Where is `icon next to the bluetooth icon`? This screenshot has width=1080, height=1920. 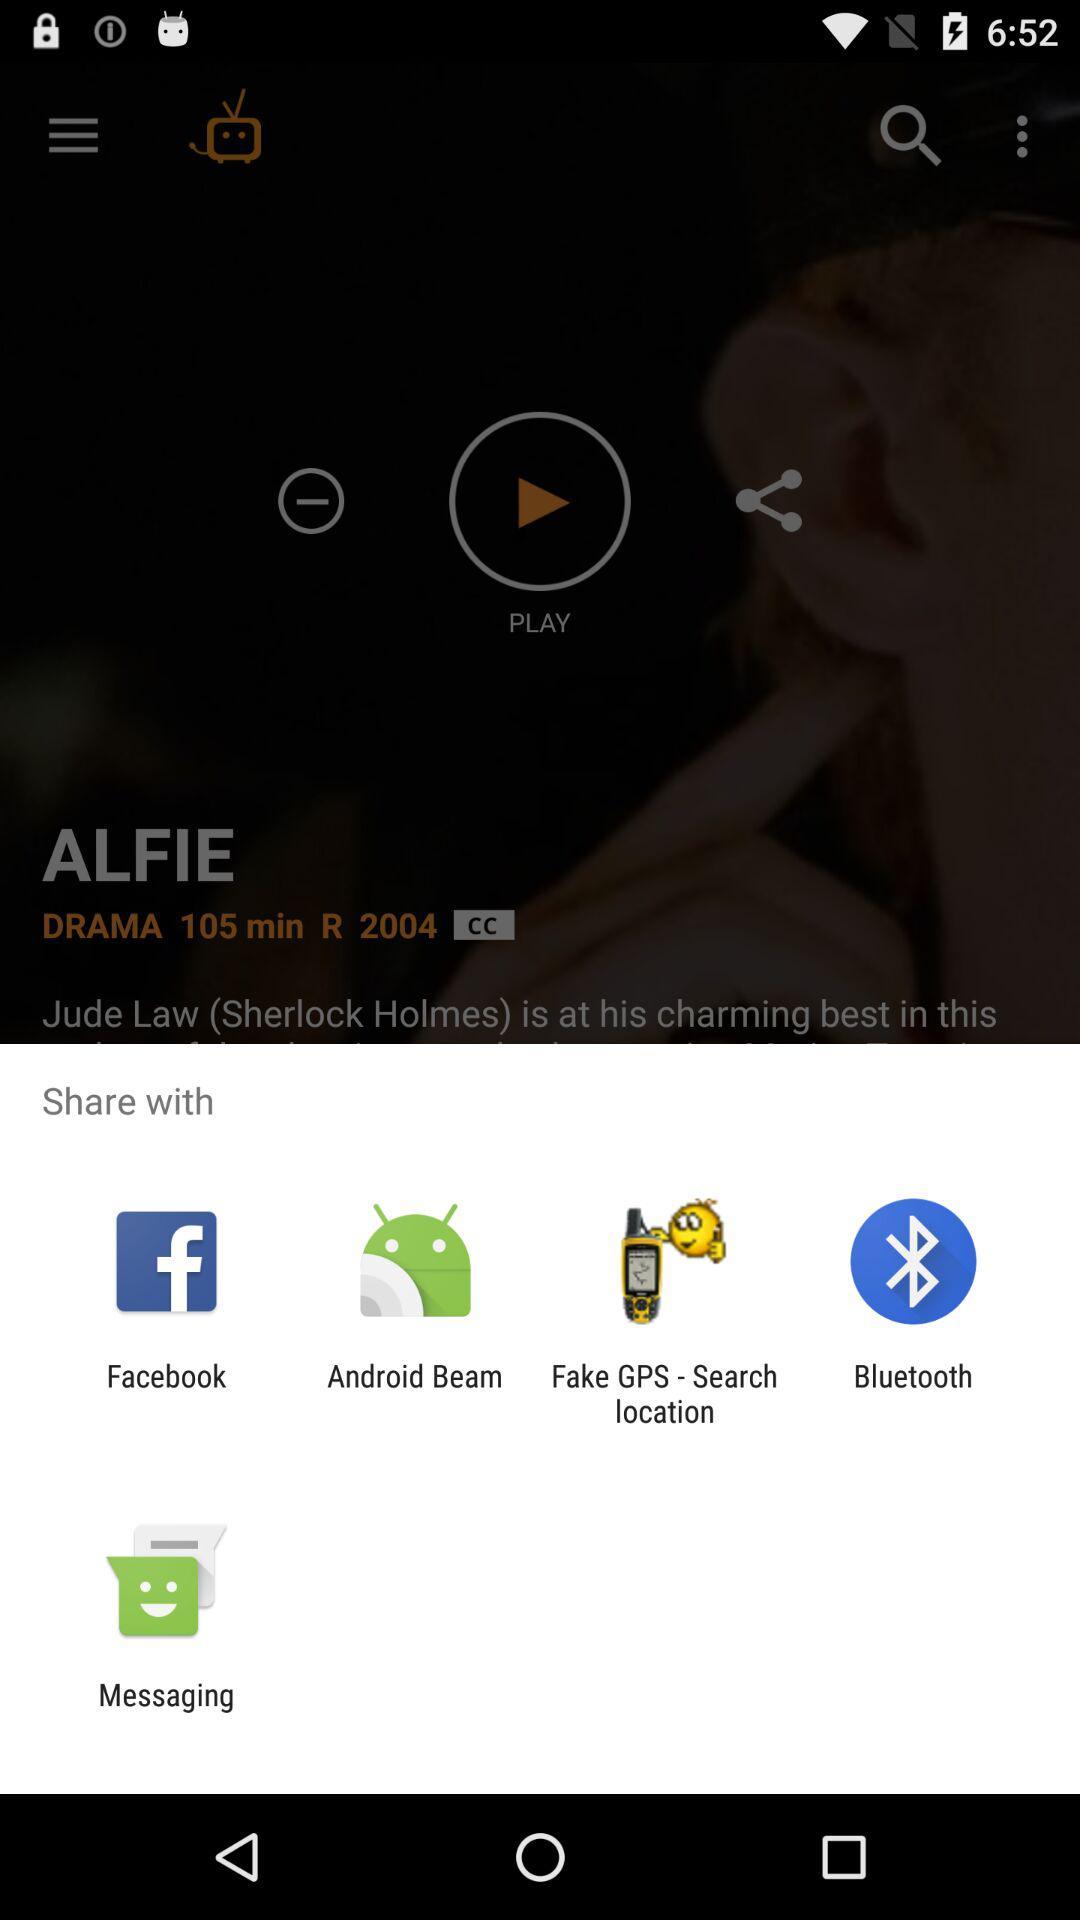 icon next to the bluetooth icon is located at coordinates (664, 1392).